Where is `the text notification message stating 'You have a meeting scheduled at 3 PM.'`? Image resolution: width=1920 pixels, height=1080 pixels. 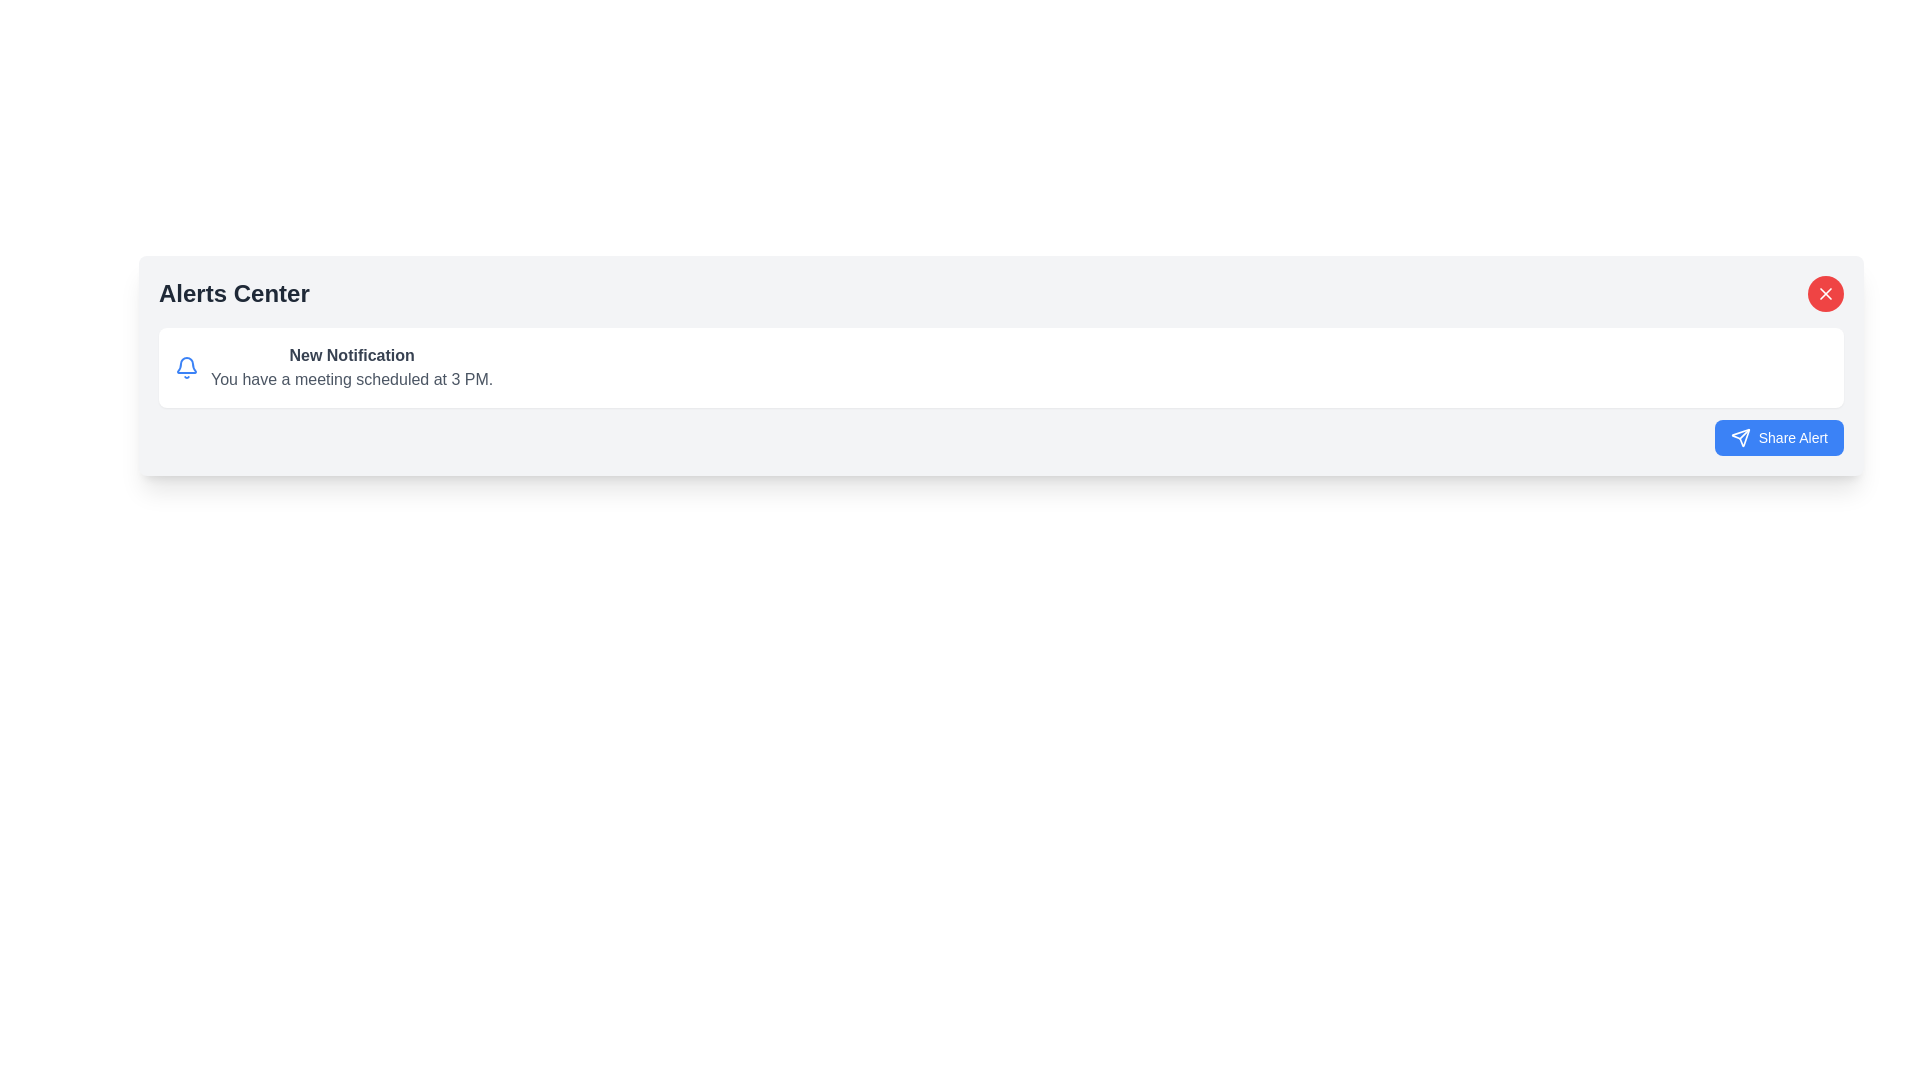 the text notification message stating 'You have a meeting scheduled at 3 PM.' is located at coordinates (352, 380).